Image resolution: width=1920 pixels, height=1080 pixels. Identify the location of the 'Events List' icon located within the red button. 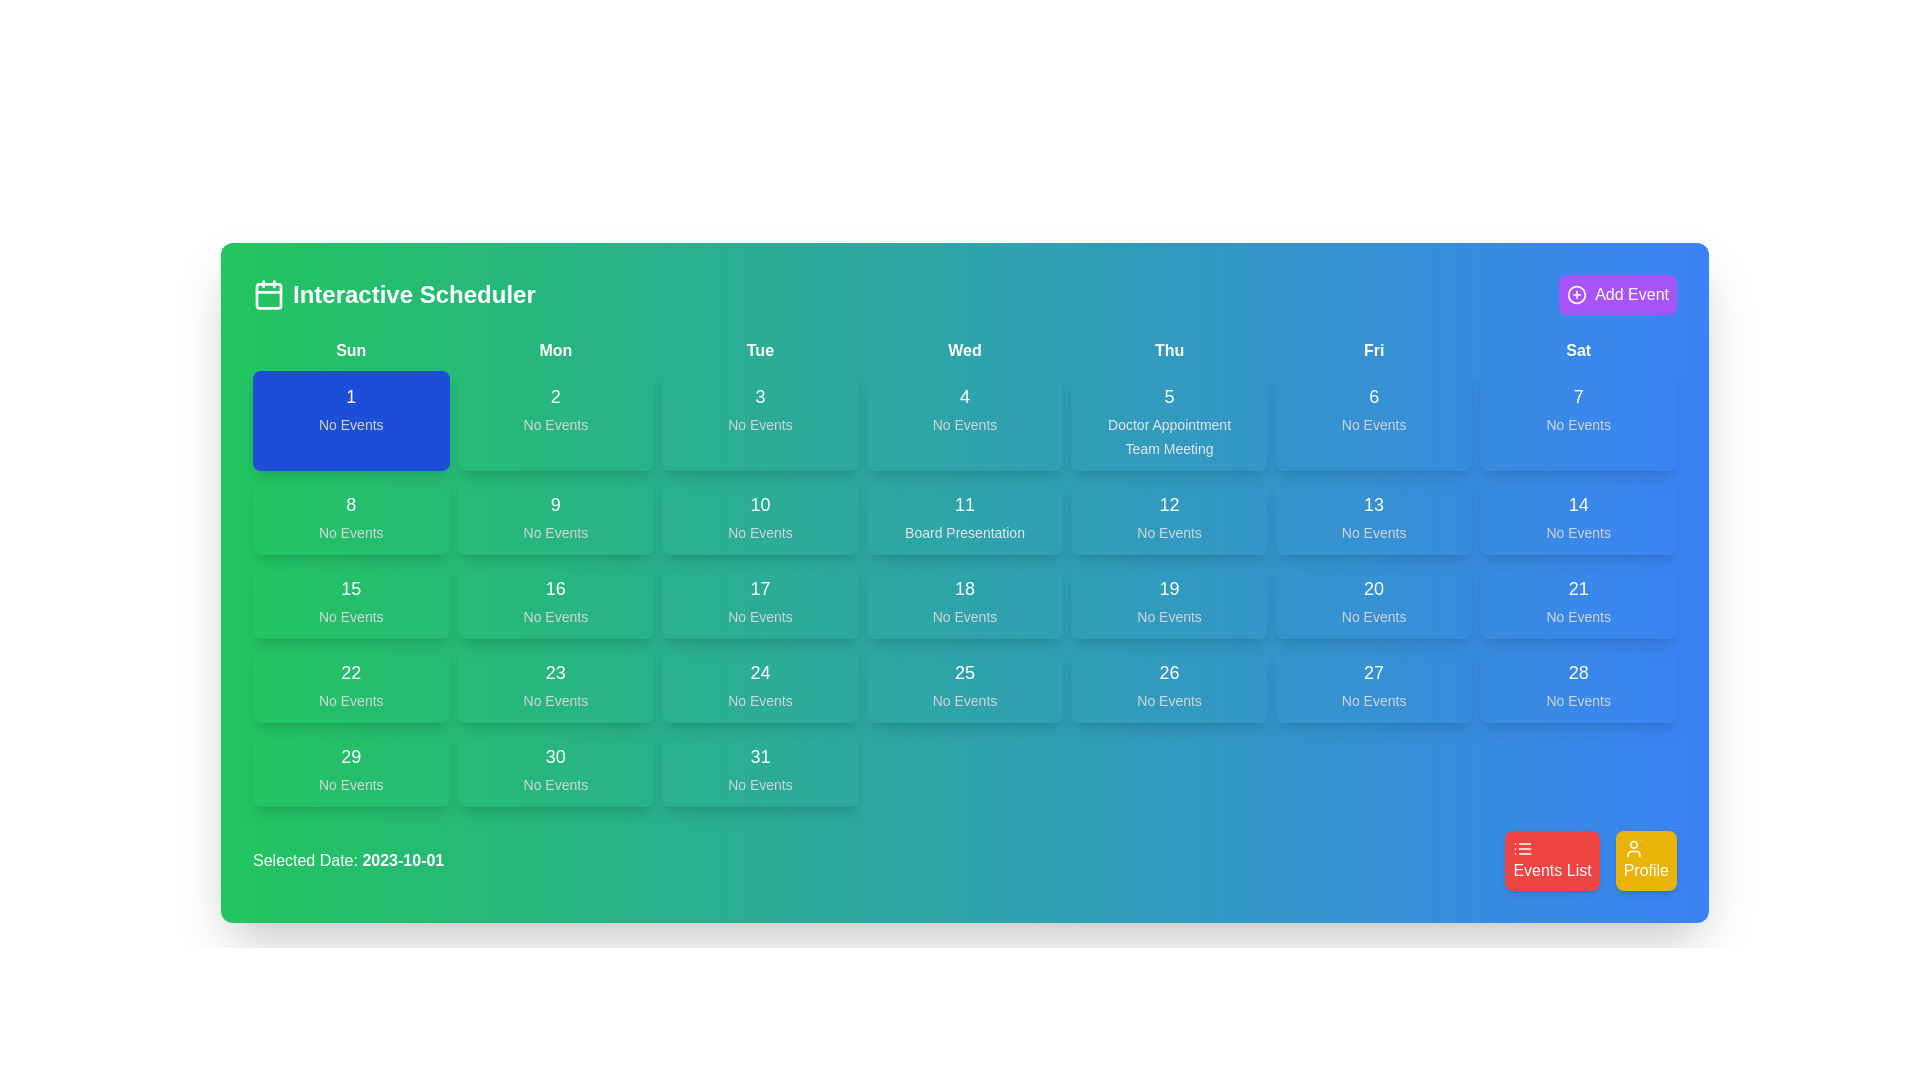
(1522, 848).